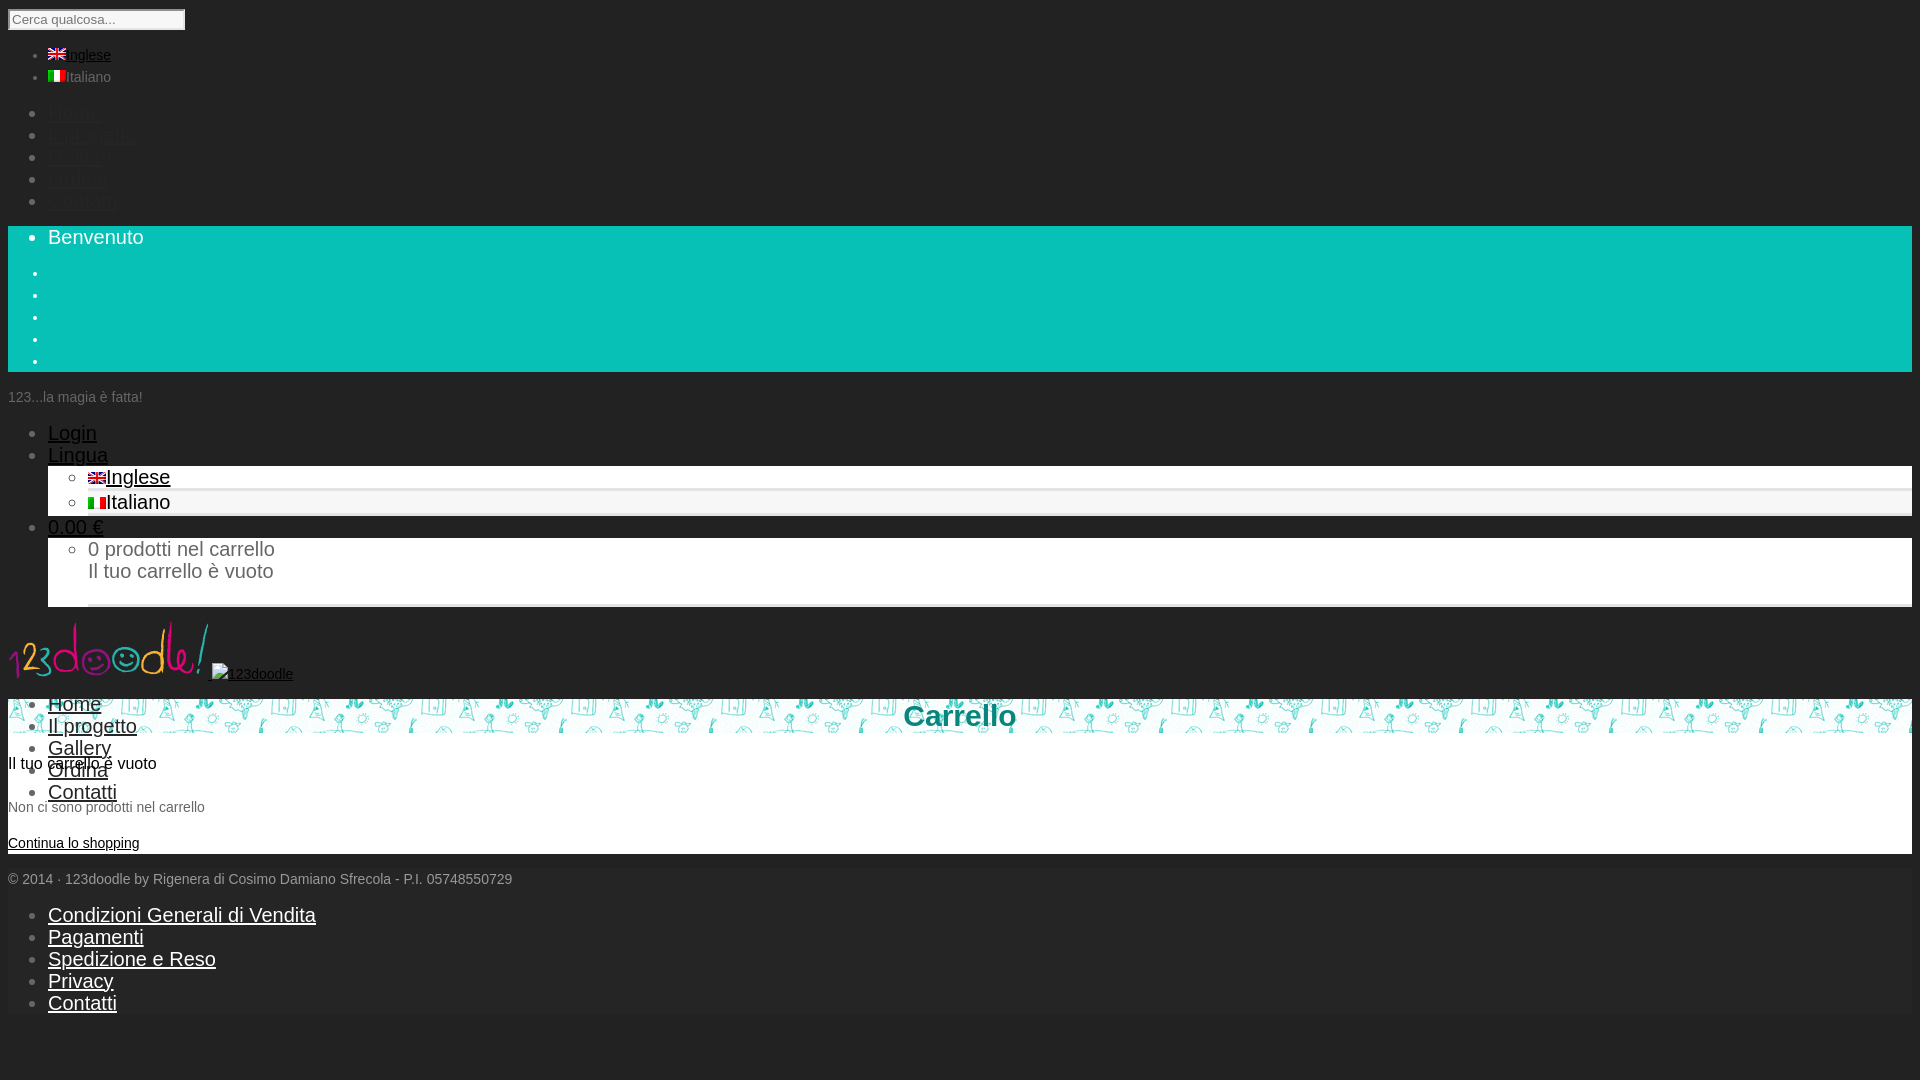  I want to click on 'Inglese', so click(128, 477).